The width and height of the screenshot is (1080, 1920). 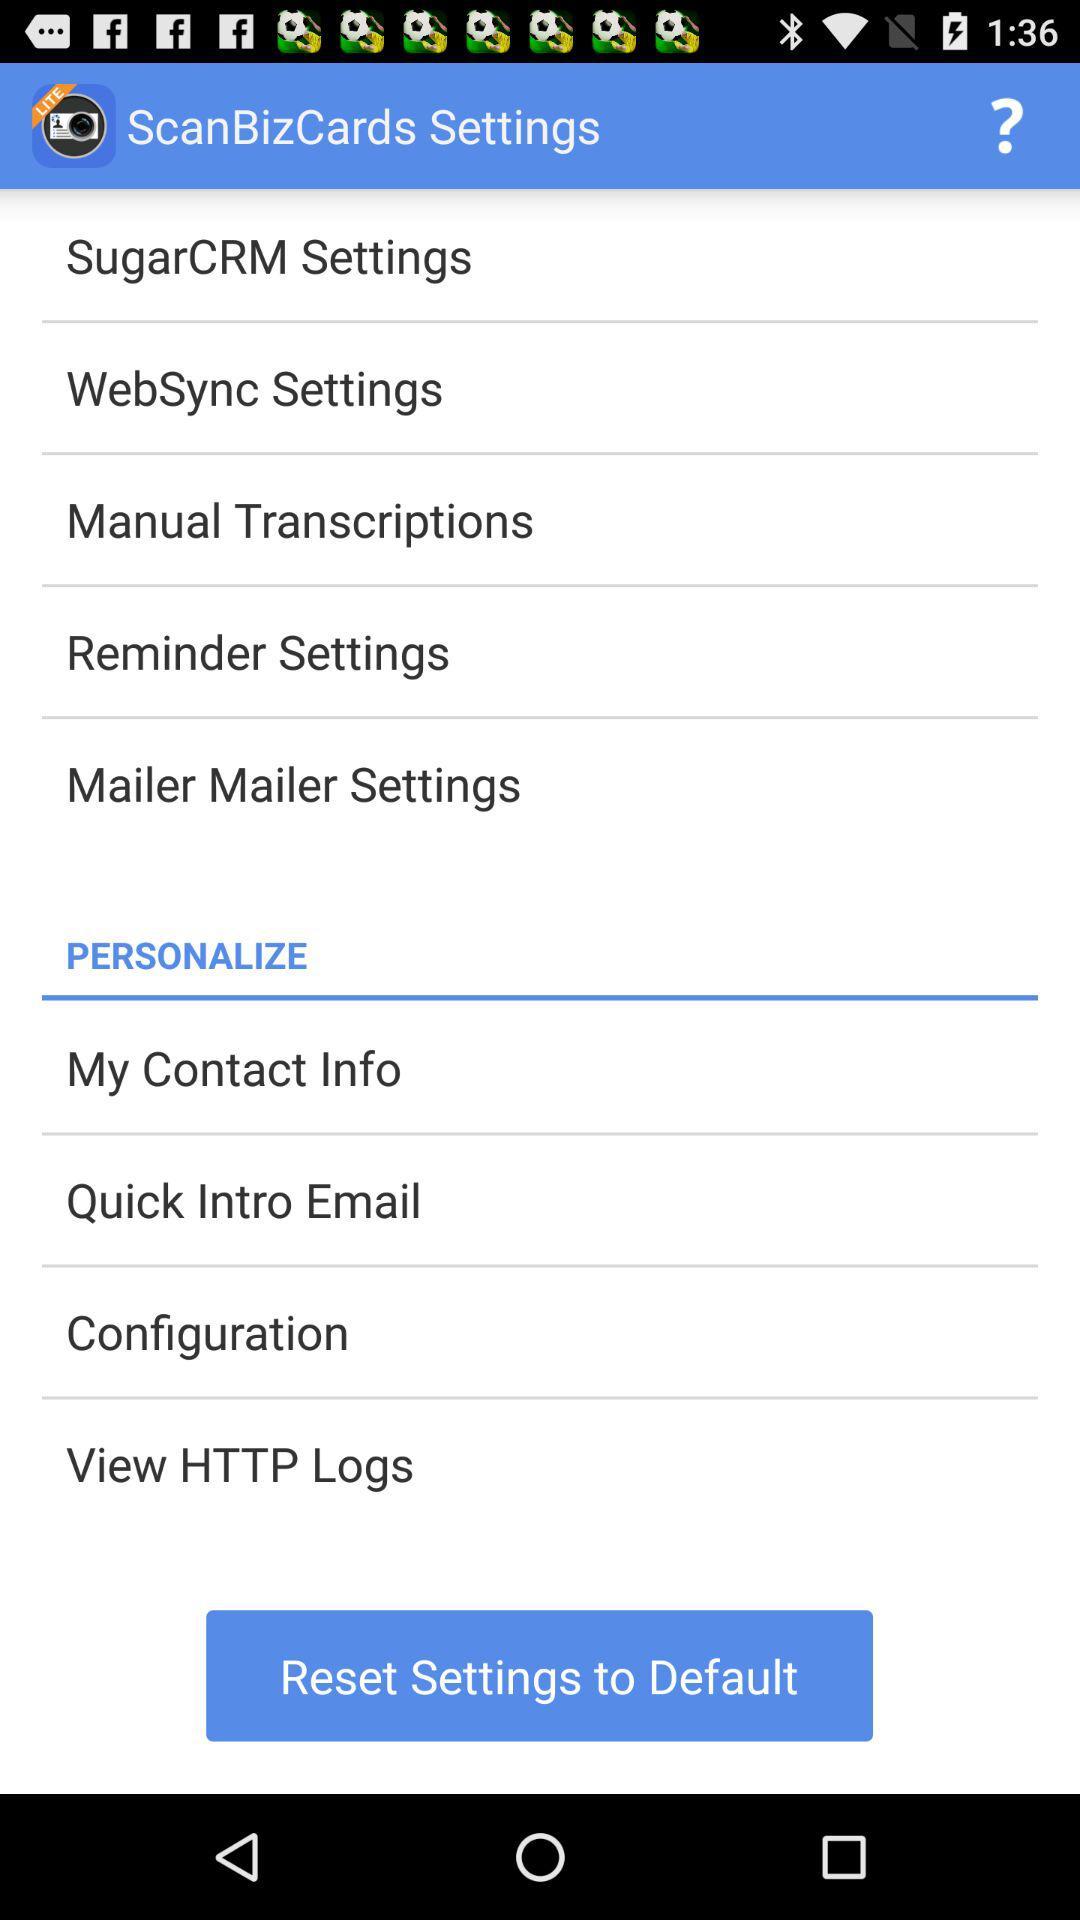 I want to click on the sugarcrm settings item, so click(x=551, y=254).